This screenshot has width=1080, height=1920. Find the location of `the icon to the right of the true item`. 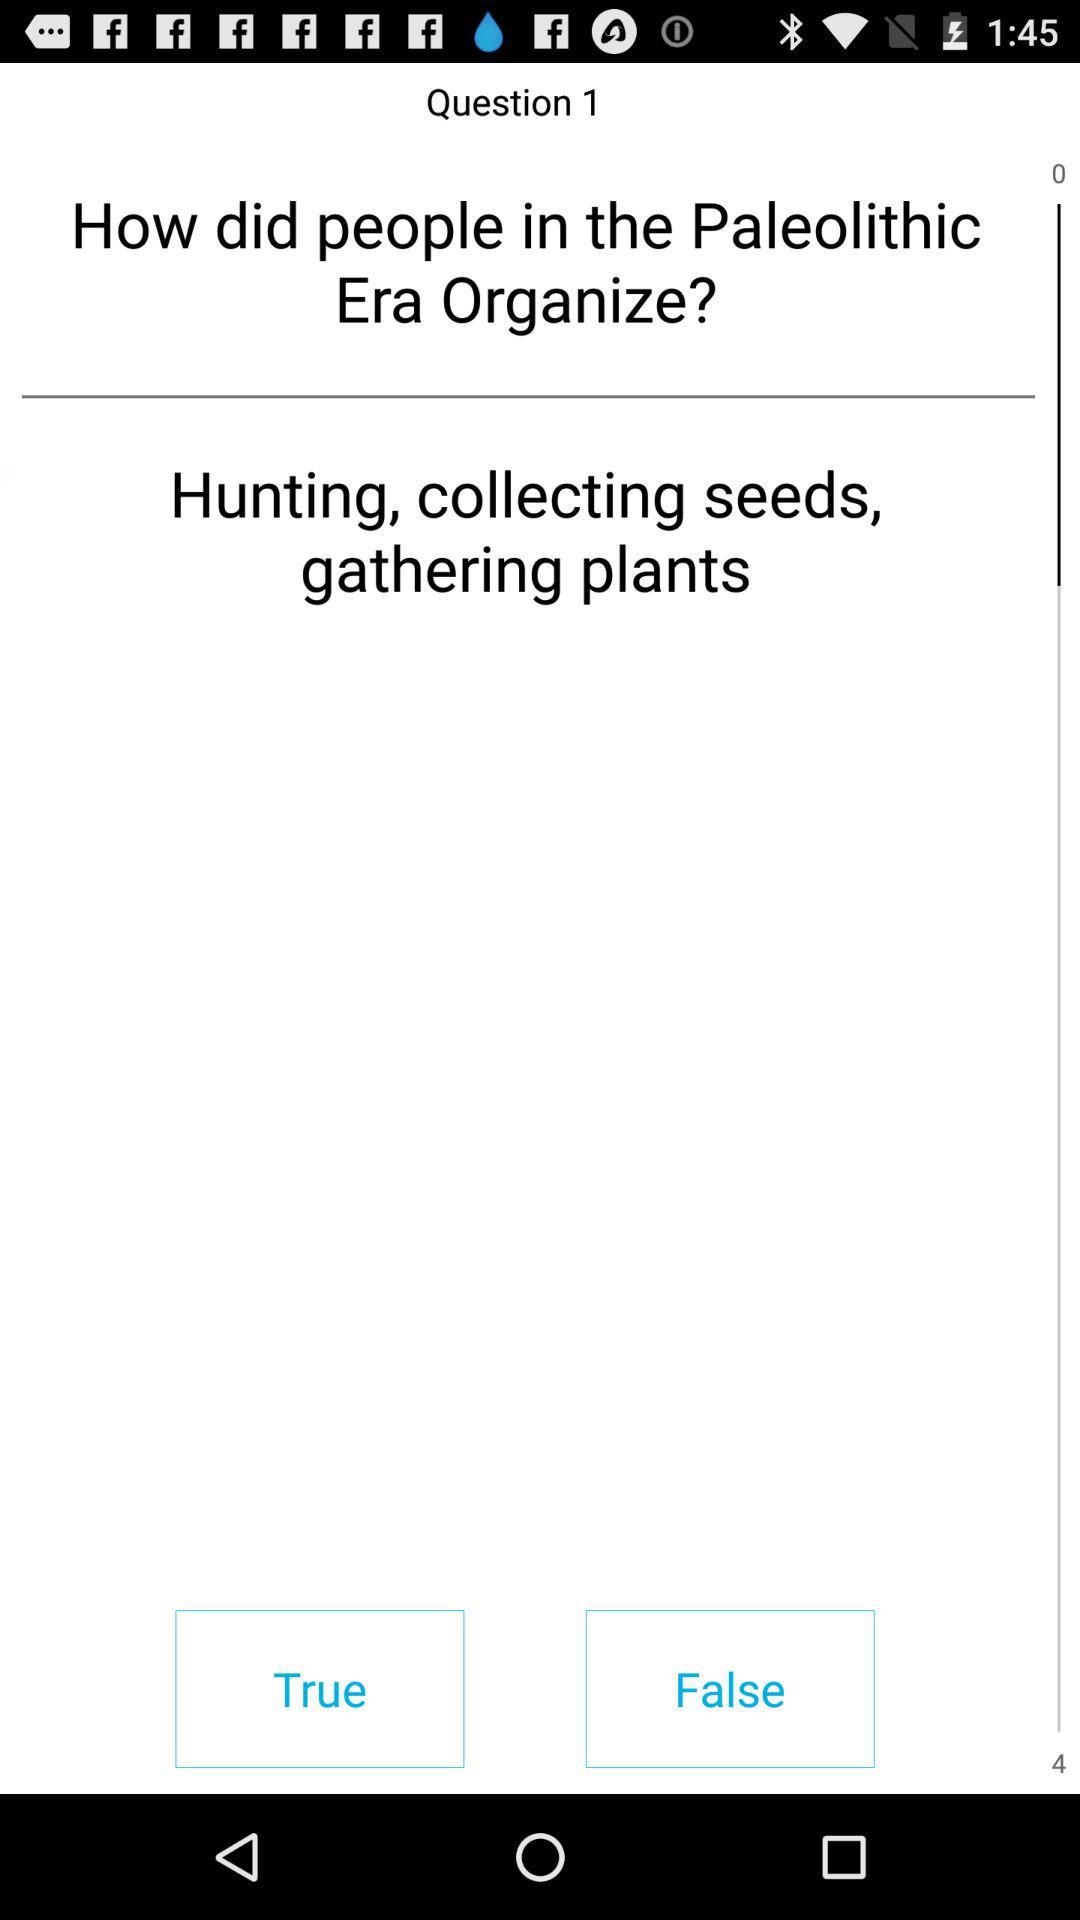

the icon to the right of the true item is located at coordinates (730, 1688).